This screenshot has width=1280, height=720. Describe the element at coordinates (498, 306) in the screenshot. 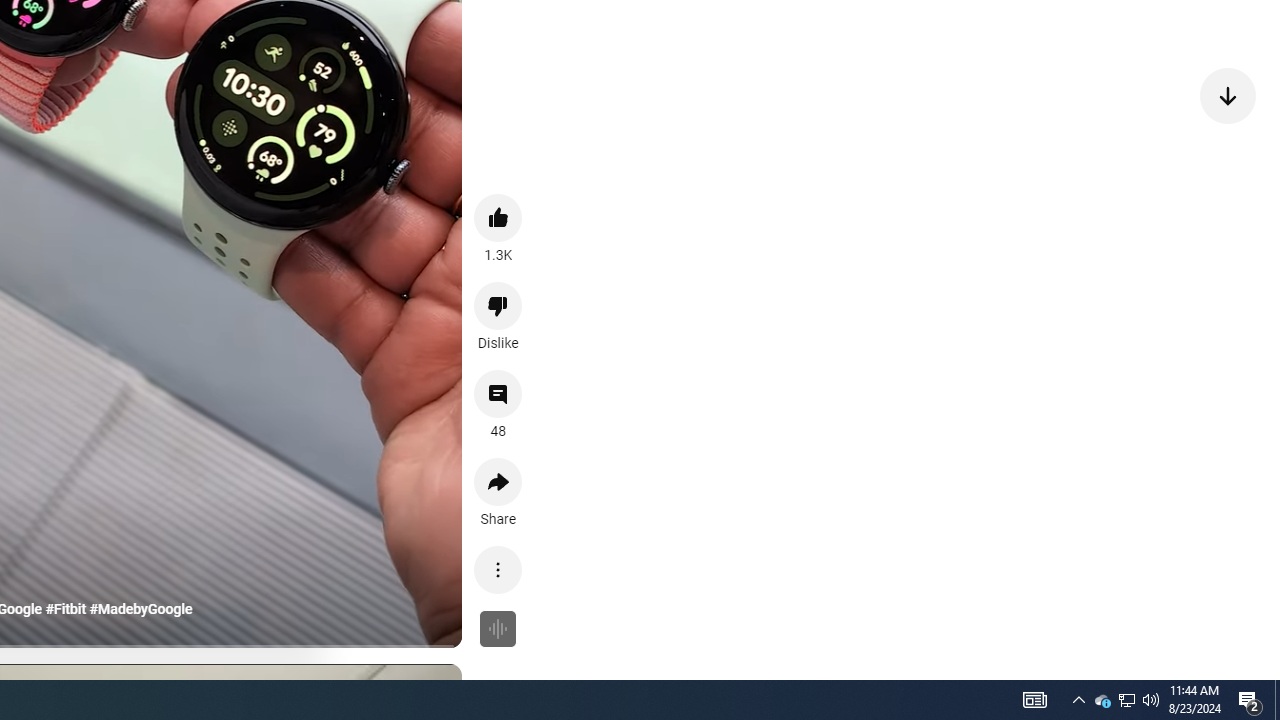

I see `'Dislike this video'` at that location.